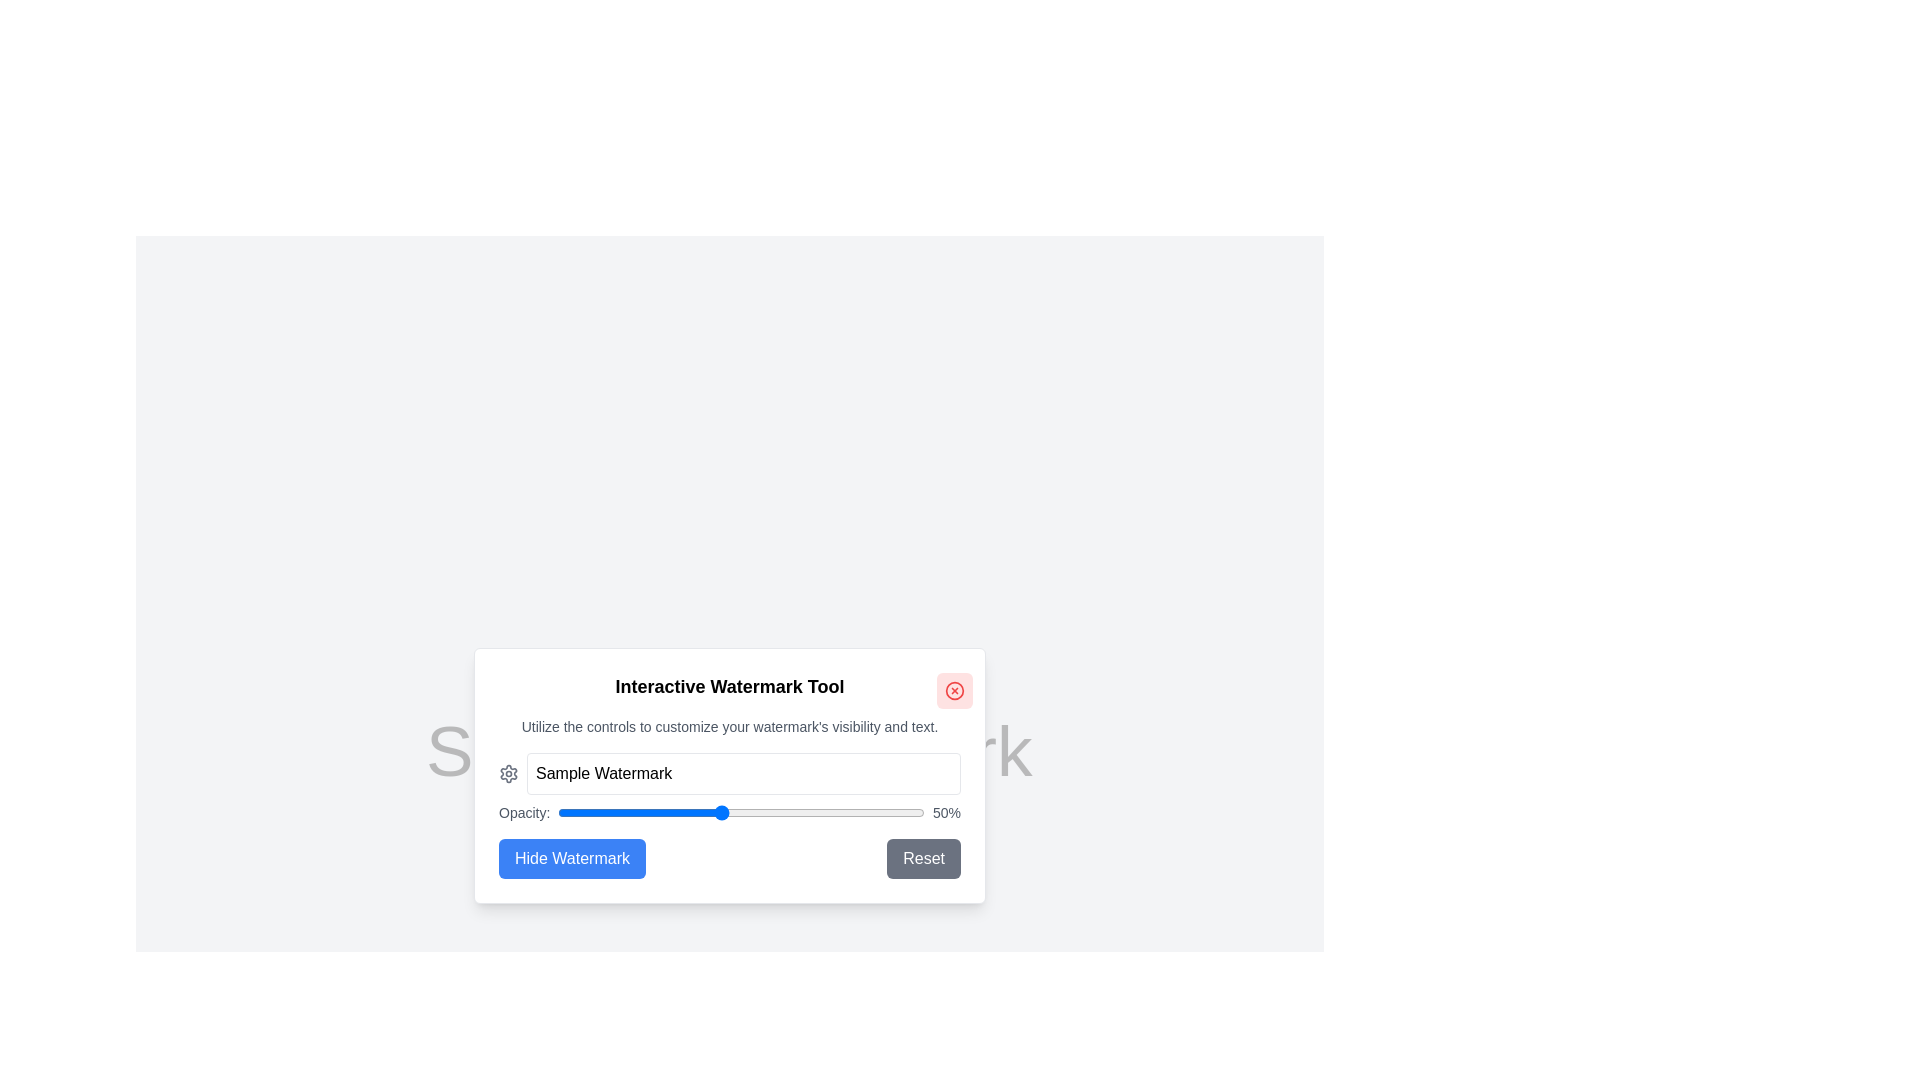 The image size is (1920, 1080). I want to click on the opacity, so click(839, 813).